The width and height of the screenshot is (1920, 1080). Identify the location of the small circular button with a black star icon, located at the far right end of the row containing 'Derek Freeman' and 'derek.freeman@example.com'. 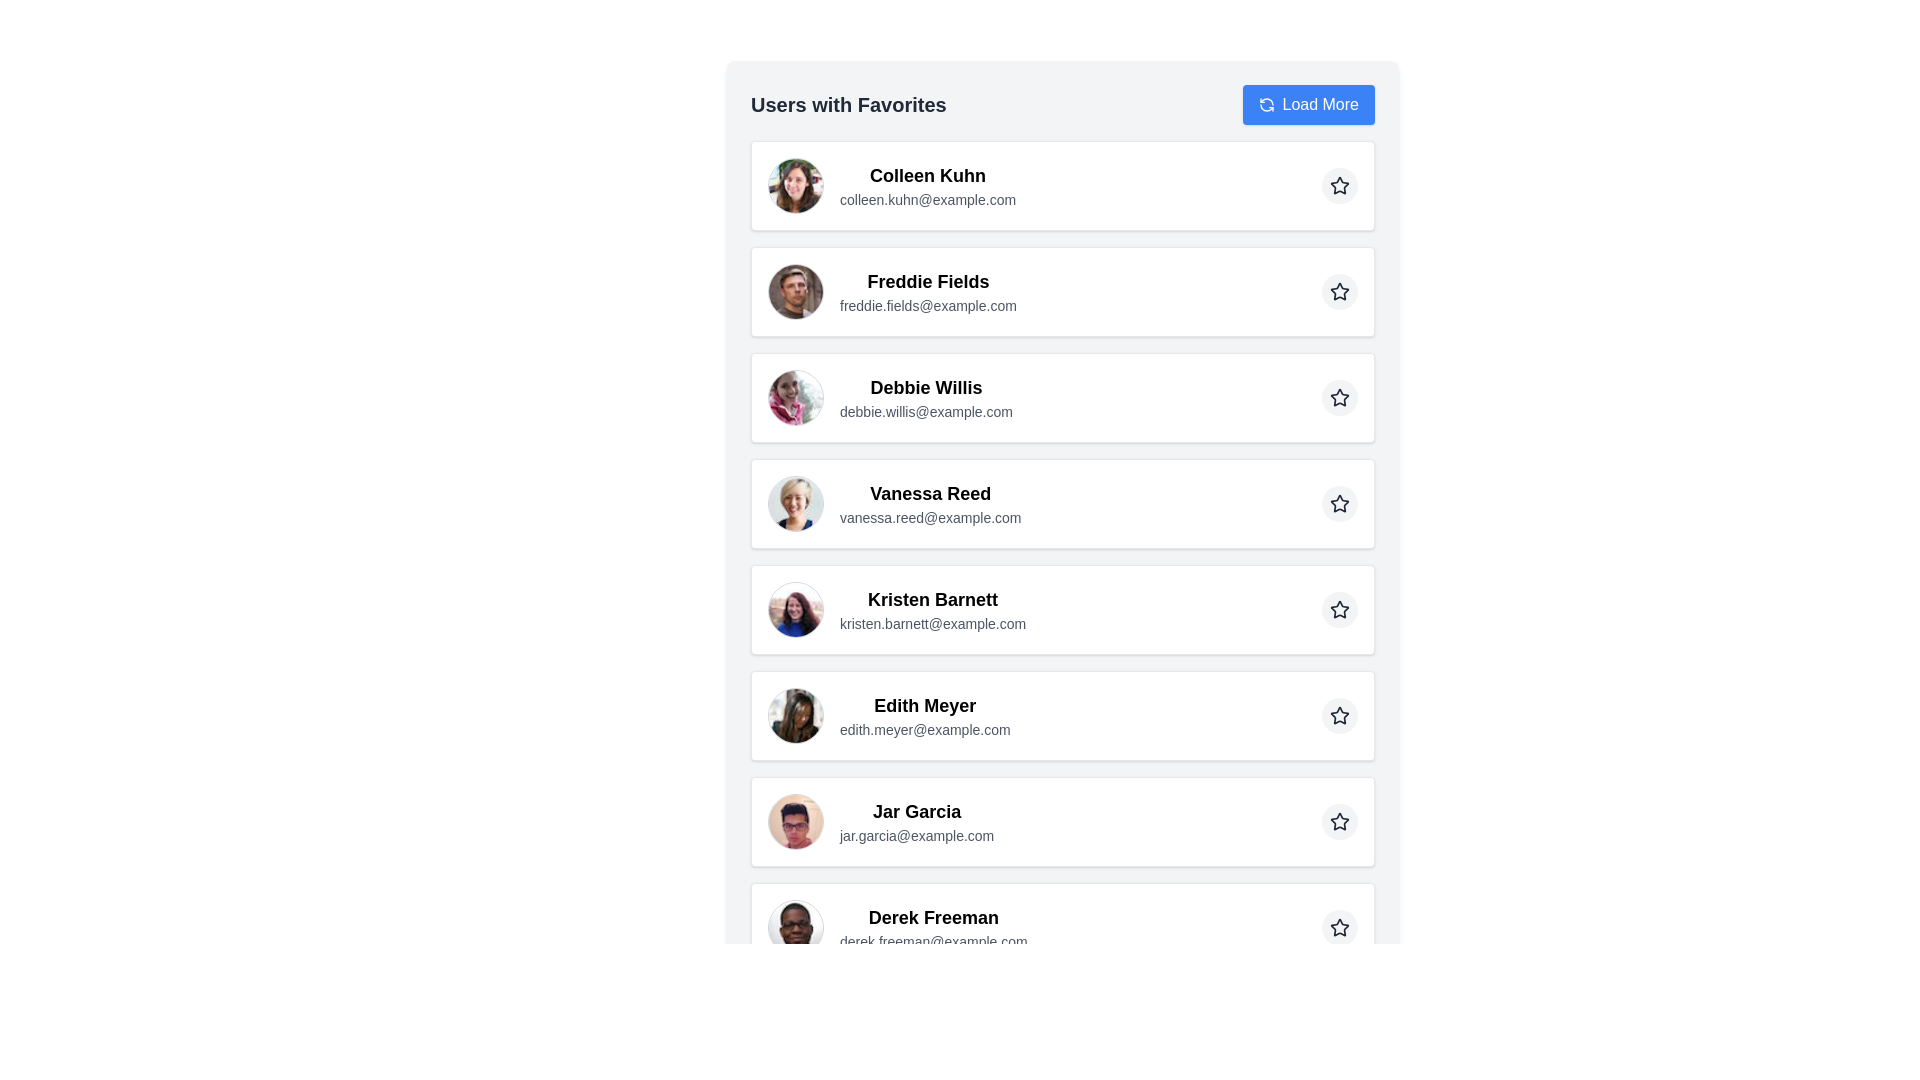
(1339, 928).